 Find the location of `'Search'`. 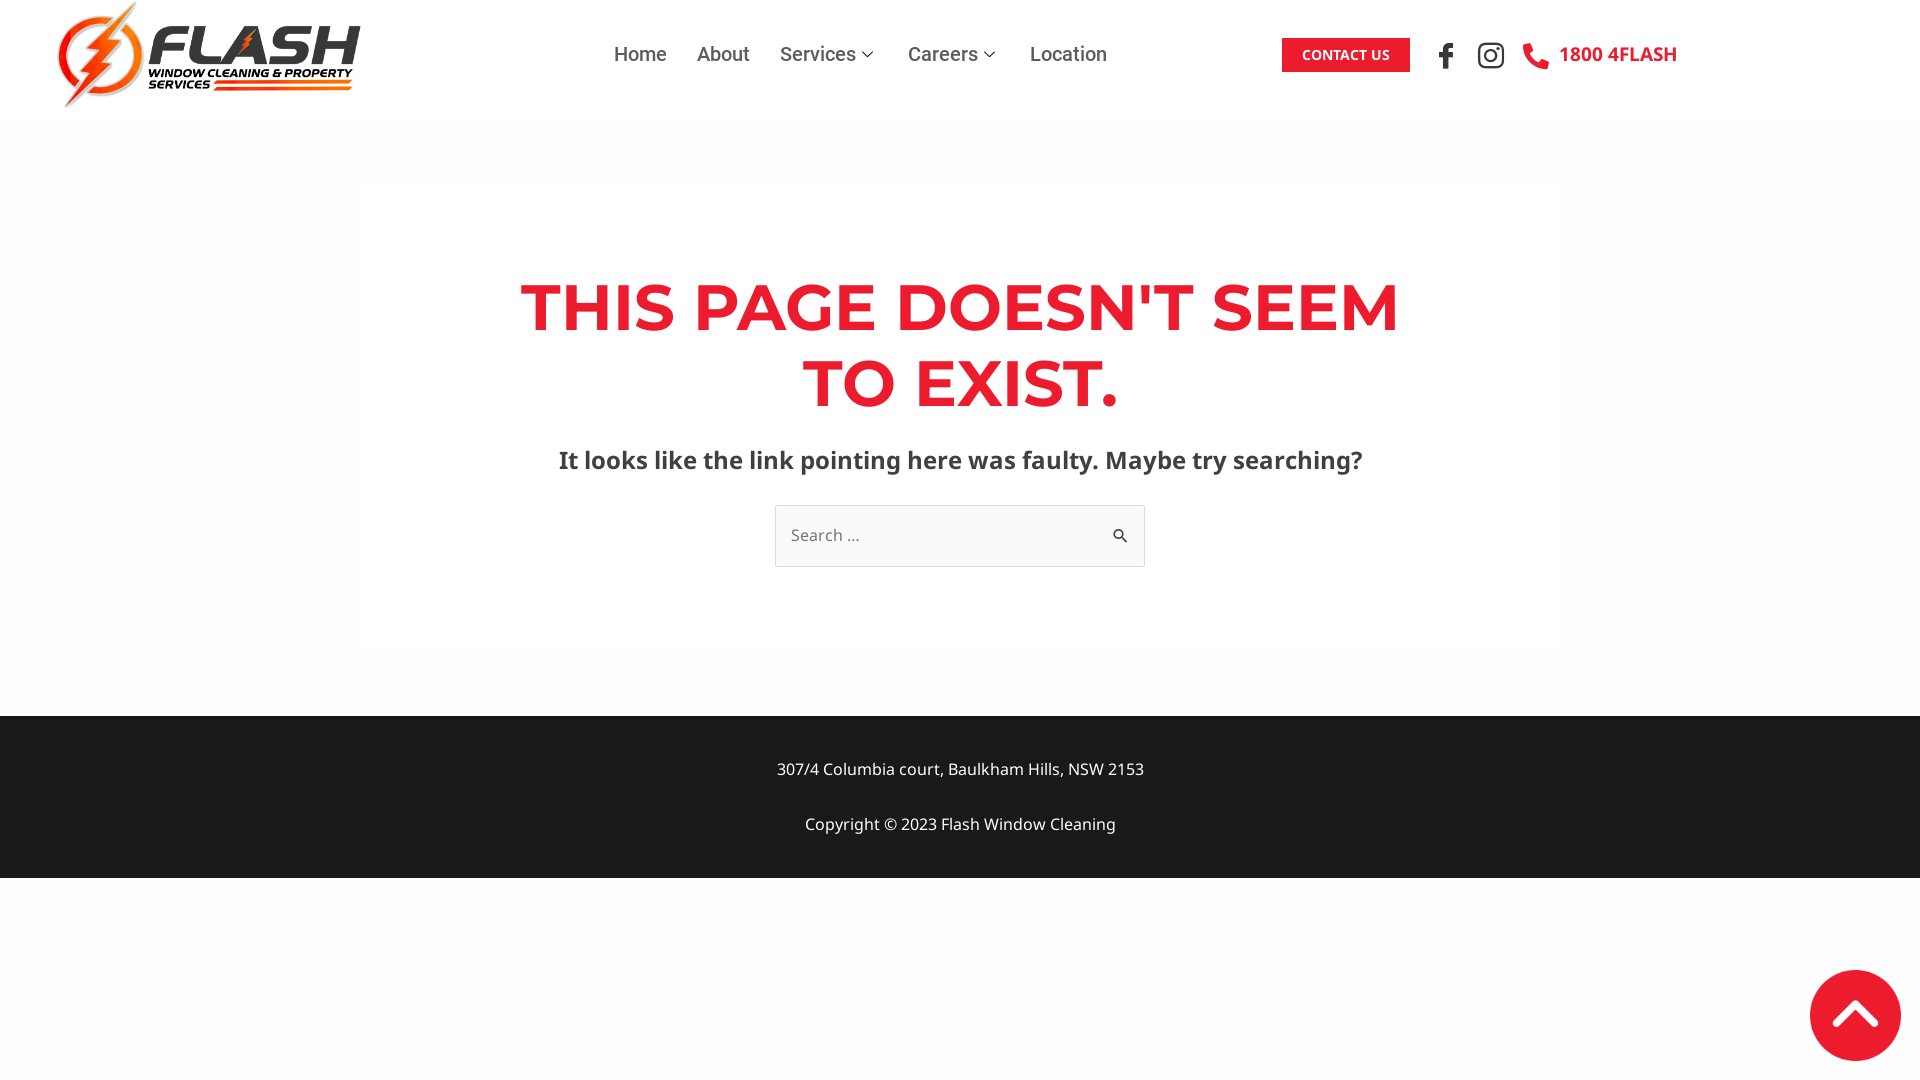

'Search' is located at coordinates (1098, 523).